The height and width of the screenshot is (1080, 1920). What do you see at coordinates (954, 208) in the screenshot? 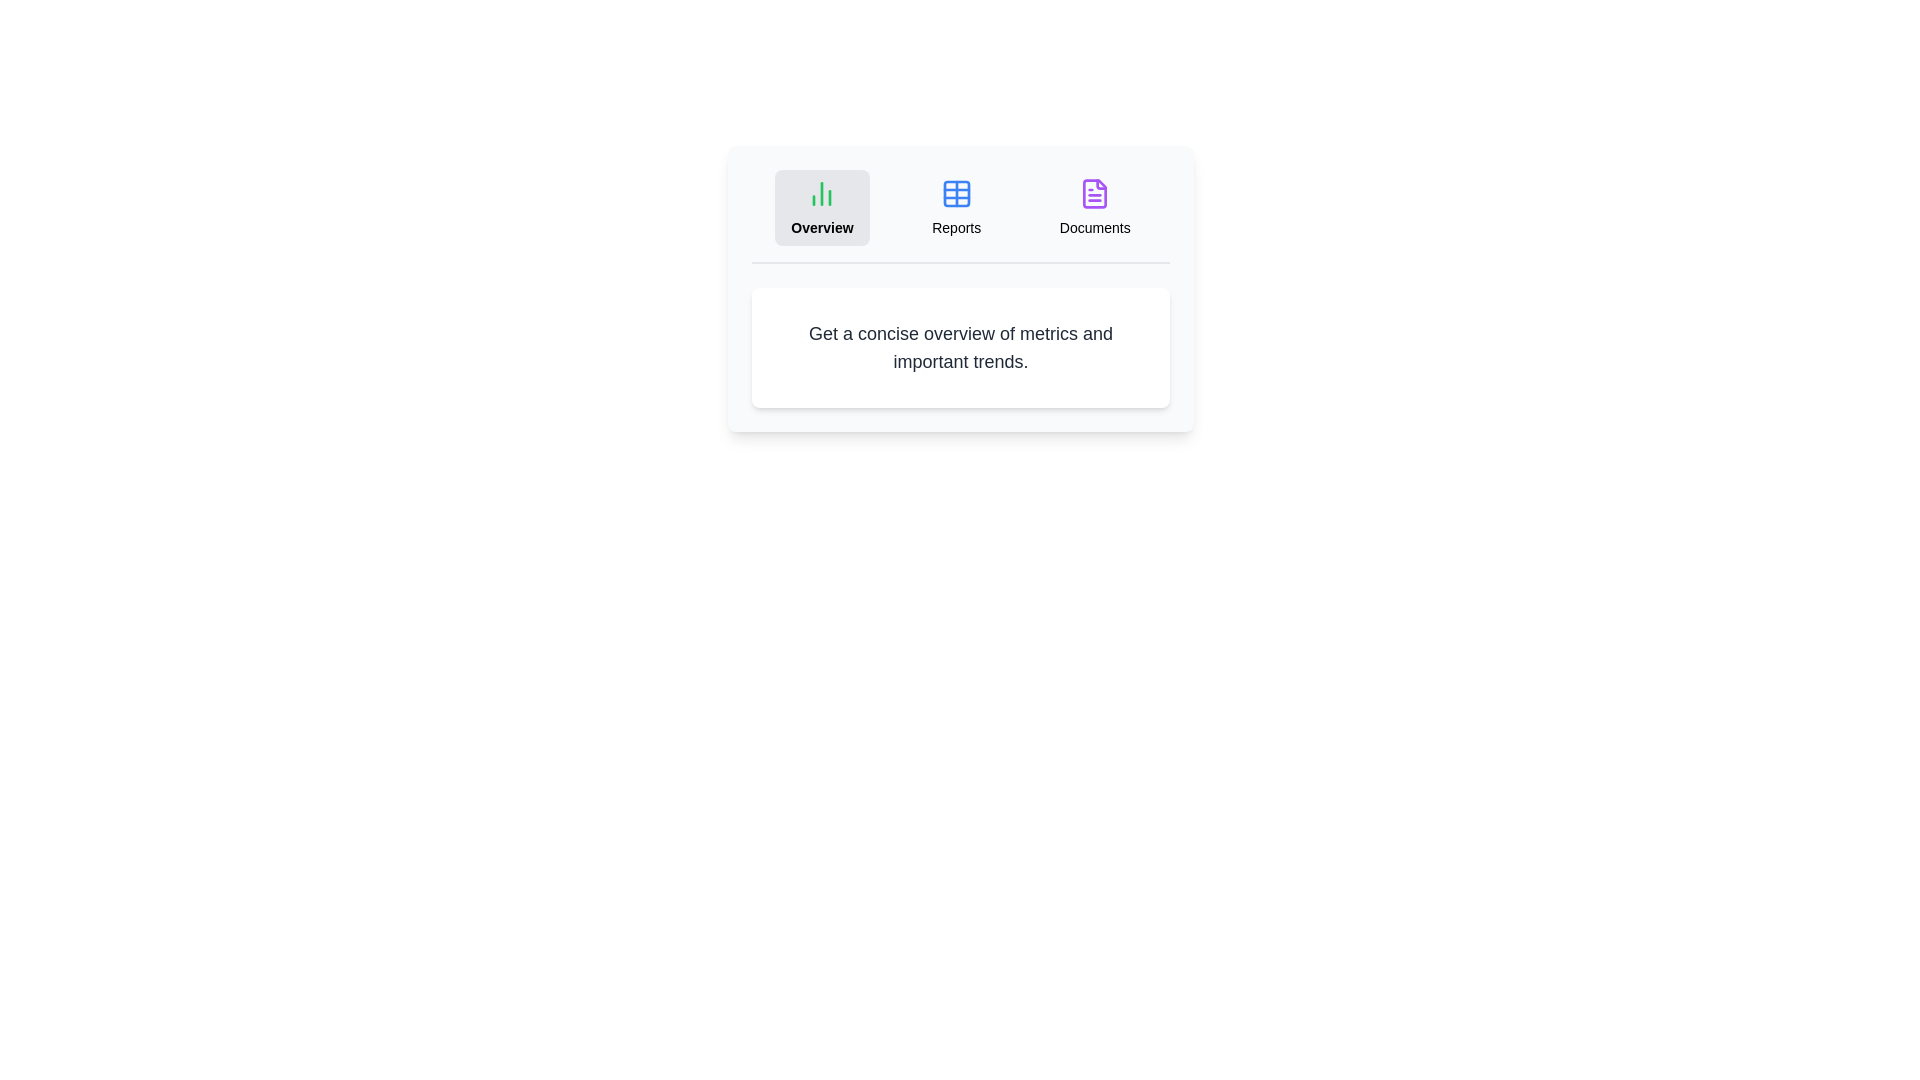
I see `the Reports tab to view its content` at bounding box center [954, 208].